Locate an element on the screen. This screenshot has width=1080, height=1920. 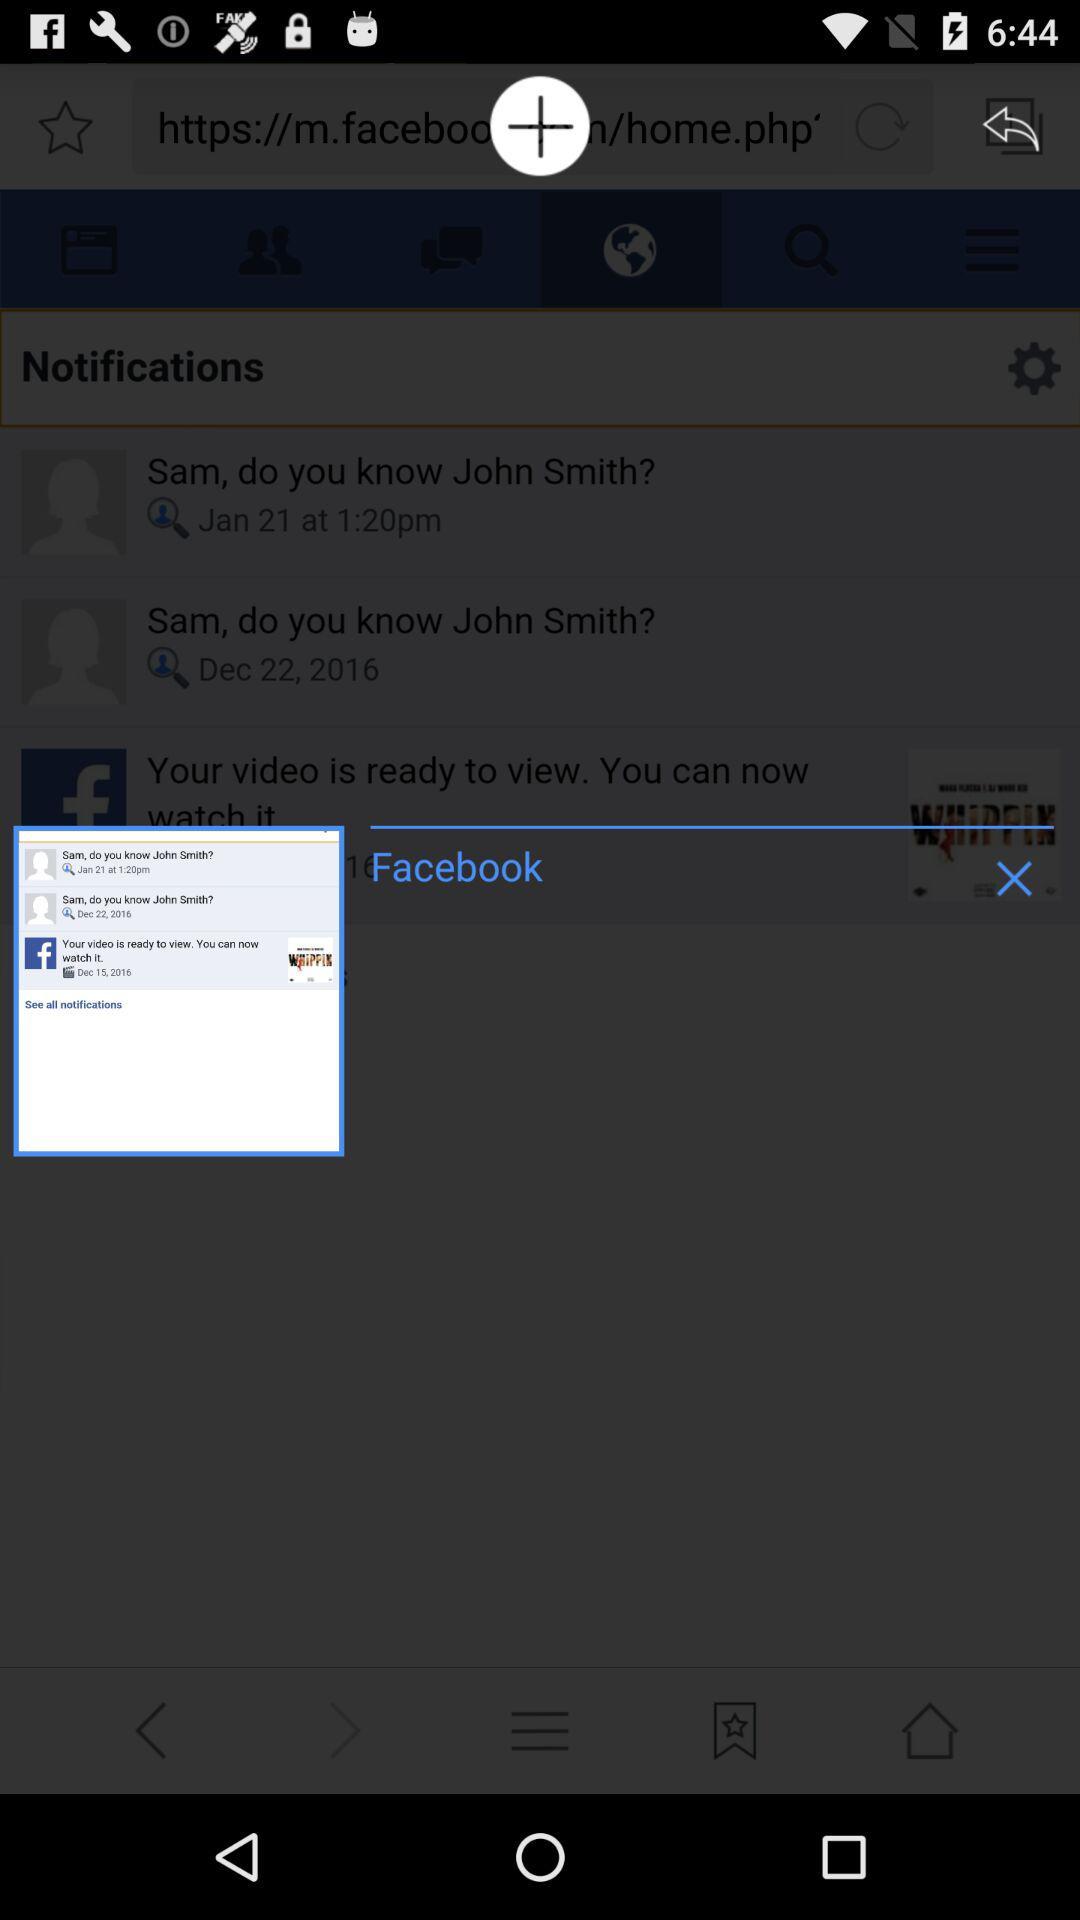
the add icon is located at coordinates (540, 133).